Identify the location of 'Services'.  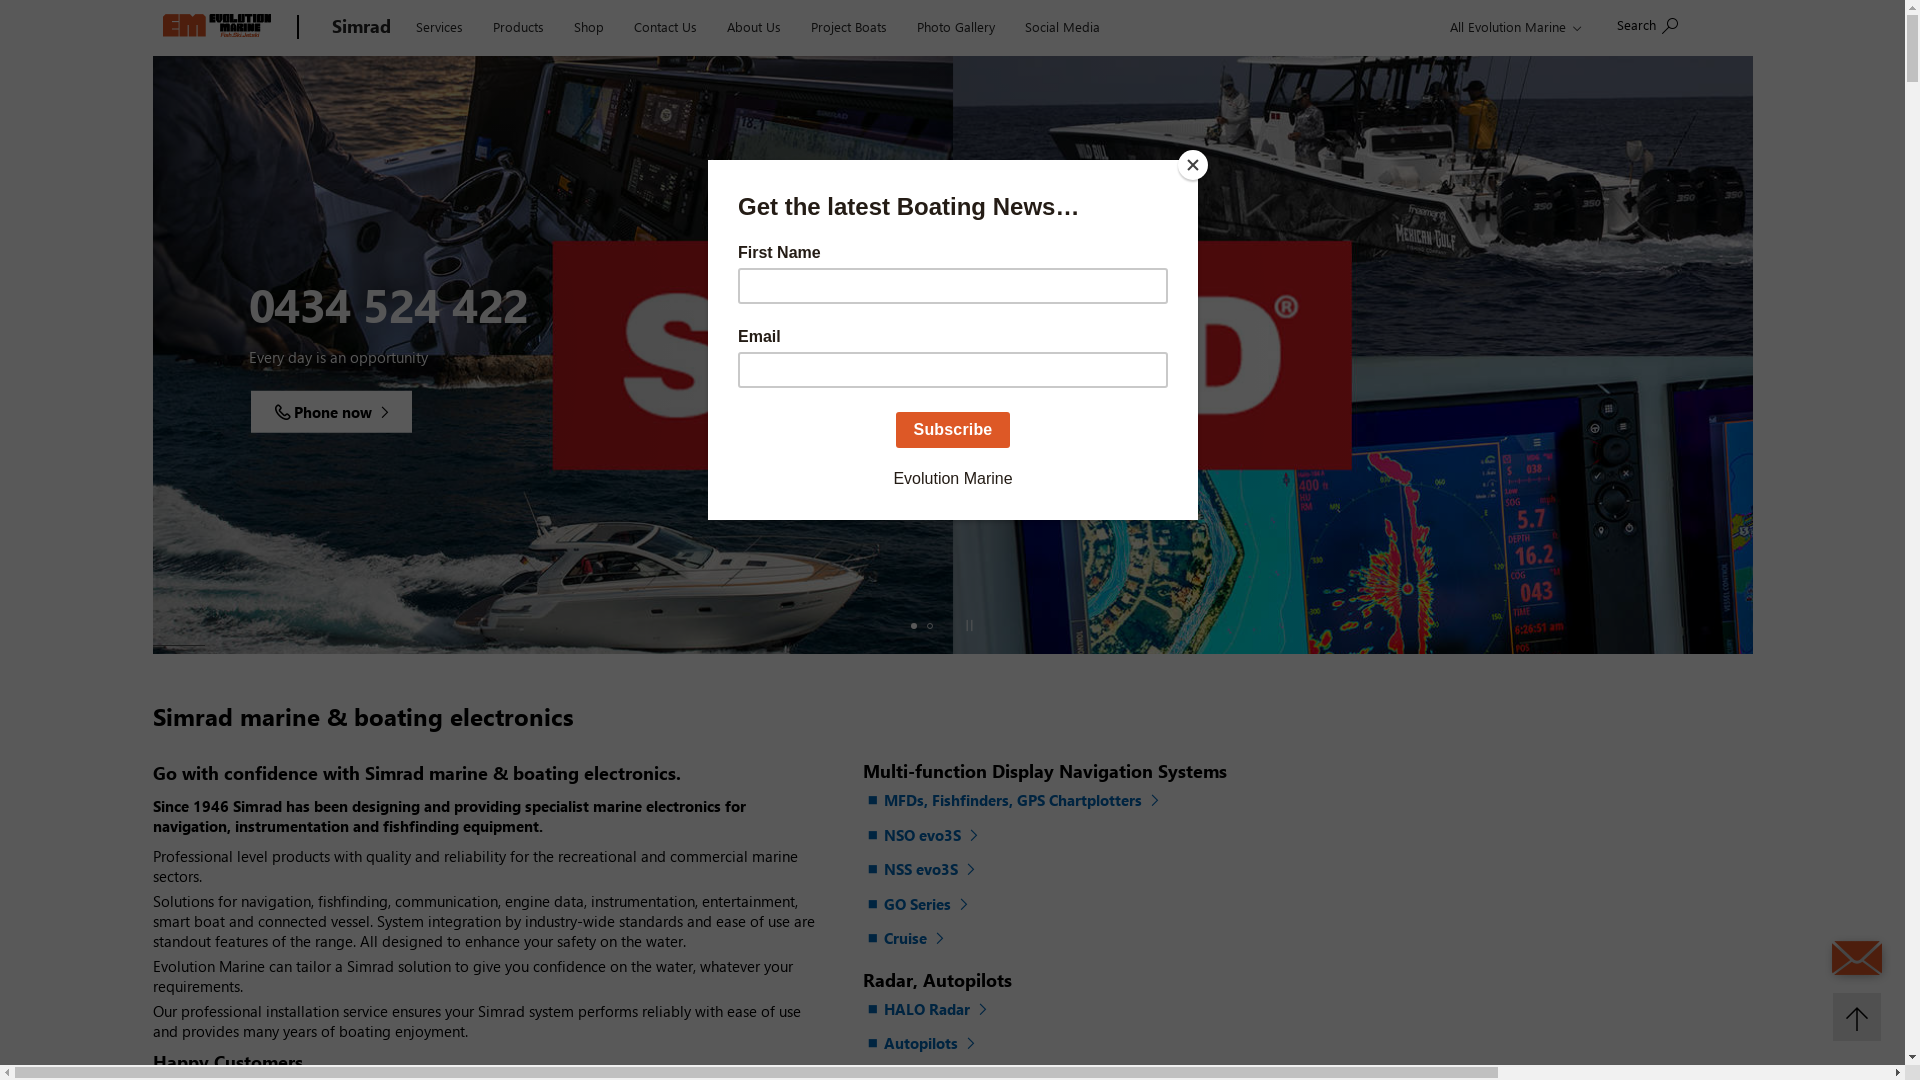
(437, 24).